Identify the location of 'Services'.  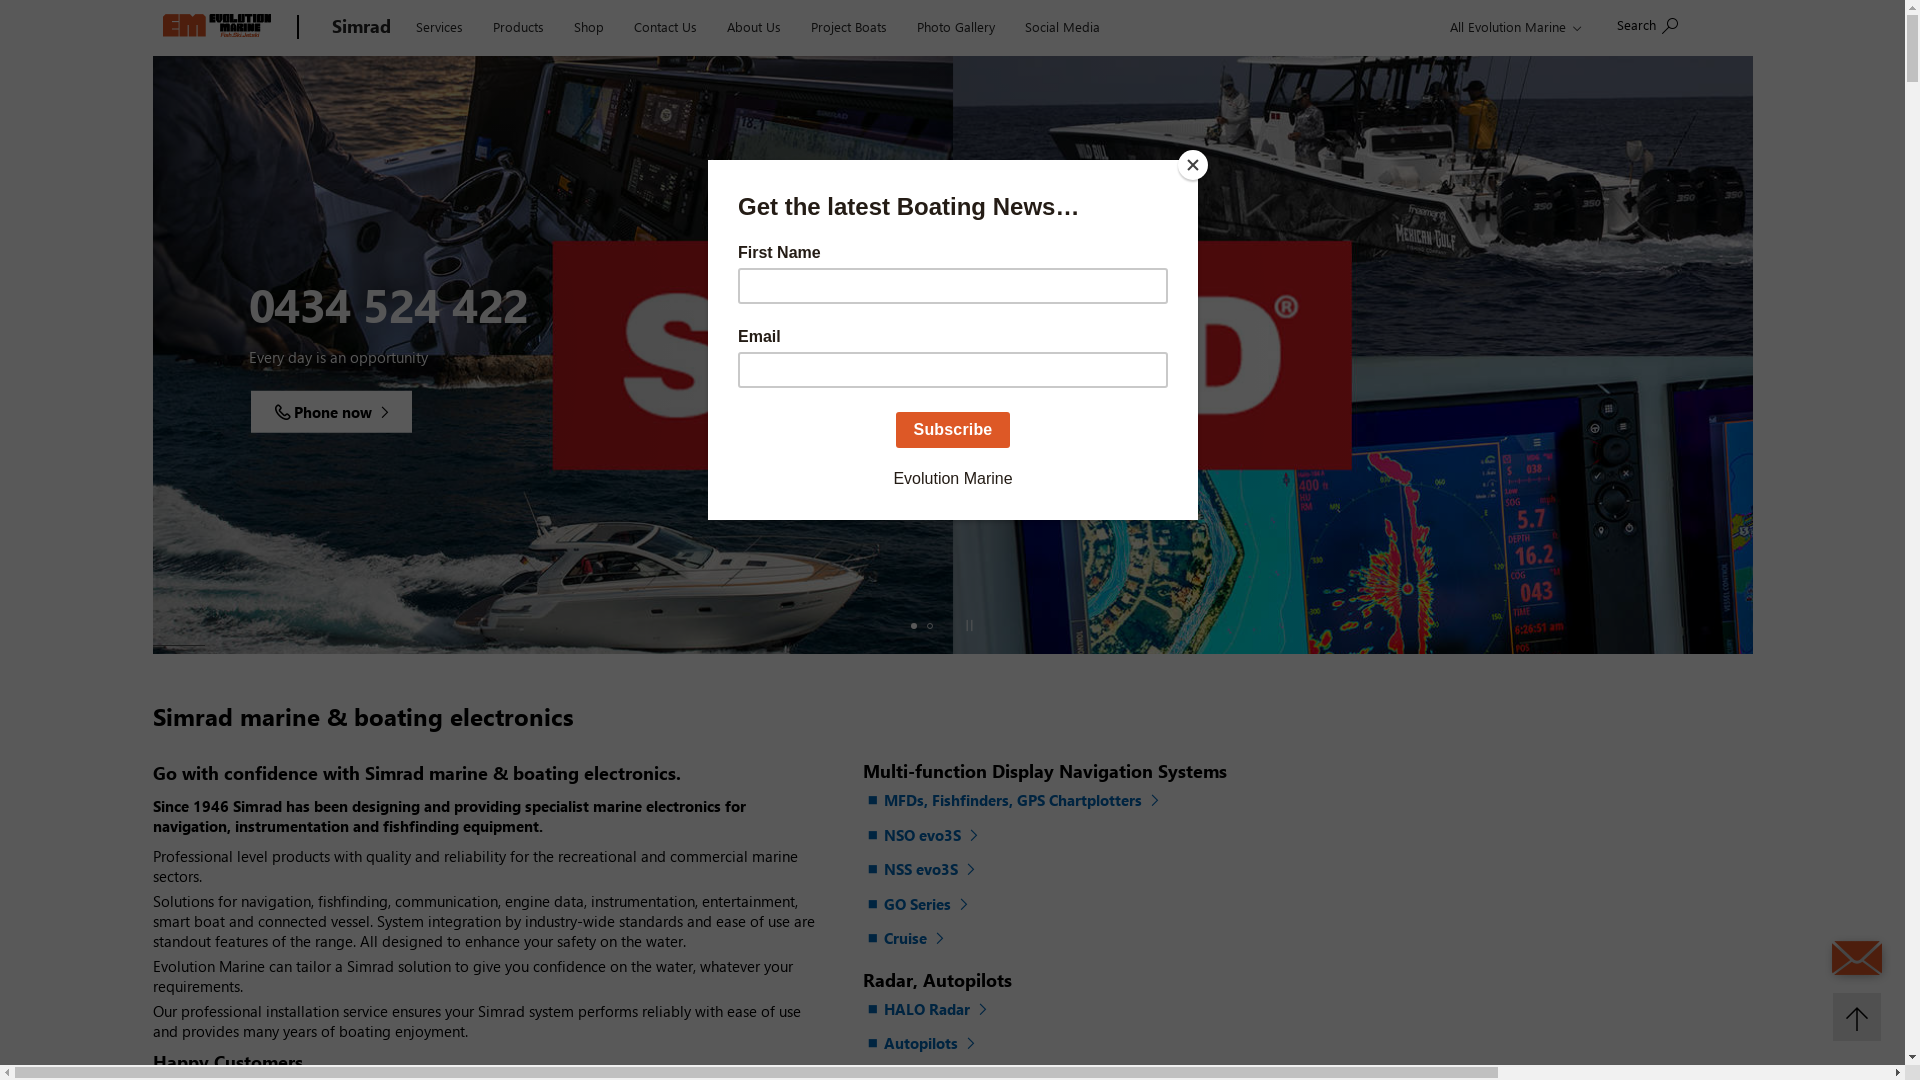
(437, 24).